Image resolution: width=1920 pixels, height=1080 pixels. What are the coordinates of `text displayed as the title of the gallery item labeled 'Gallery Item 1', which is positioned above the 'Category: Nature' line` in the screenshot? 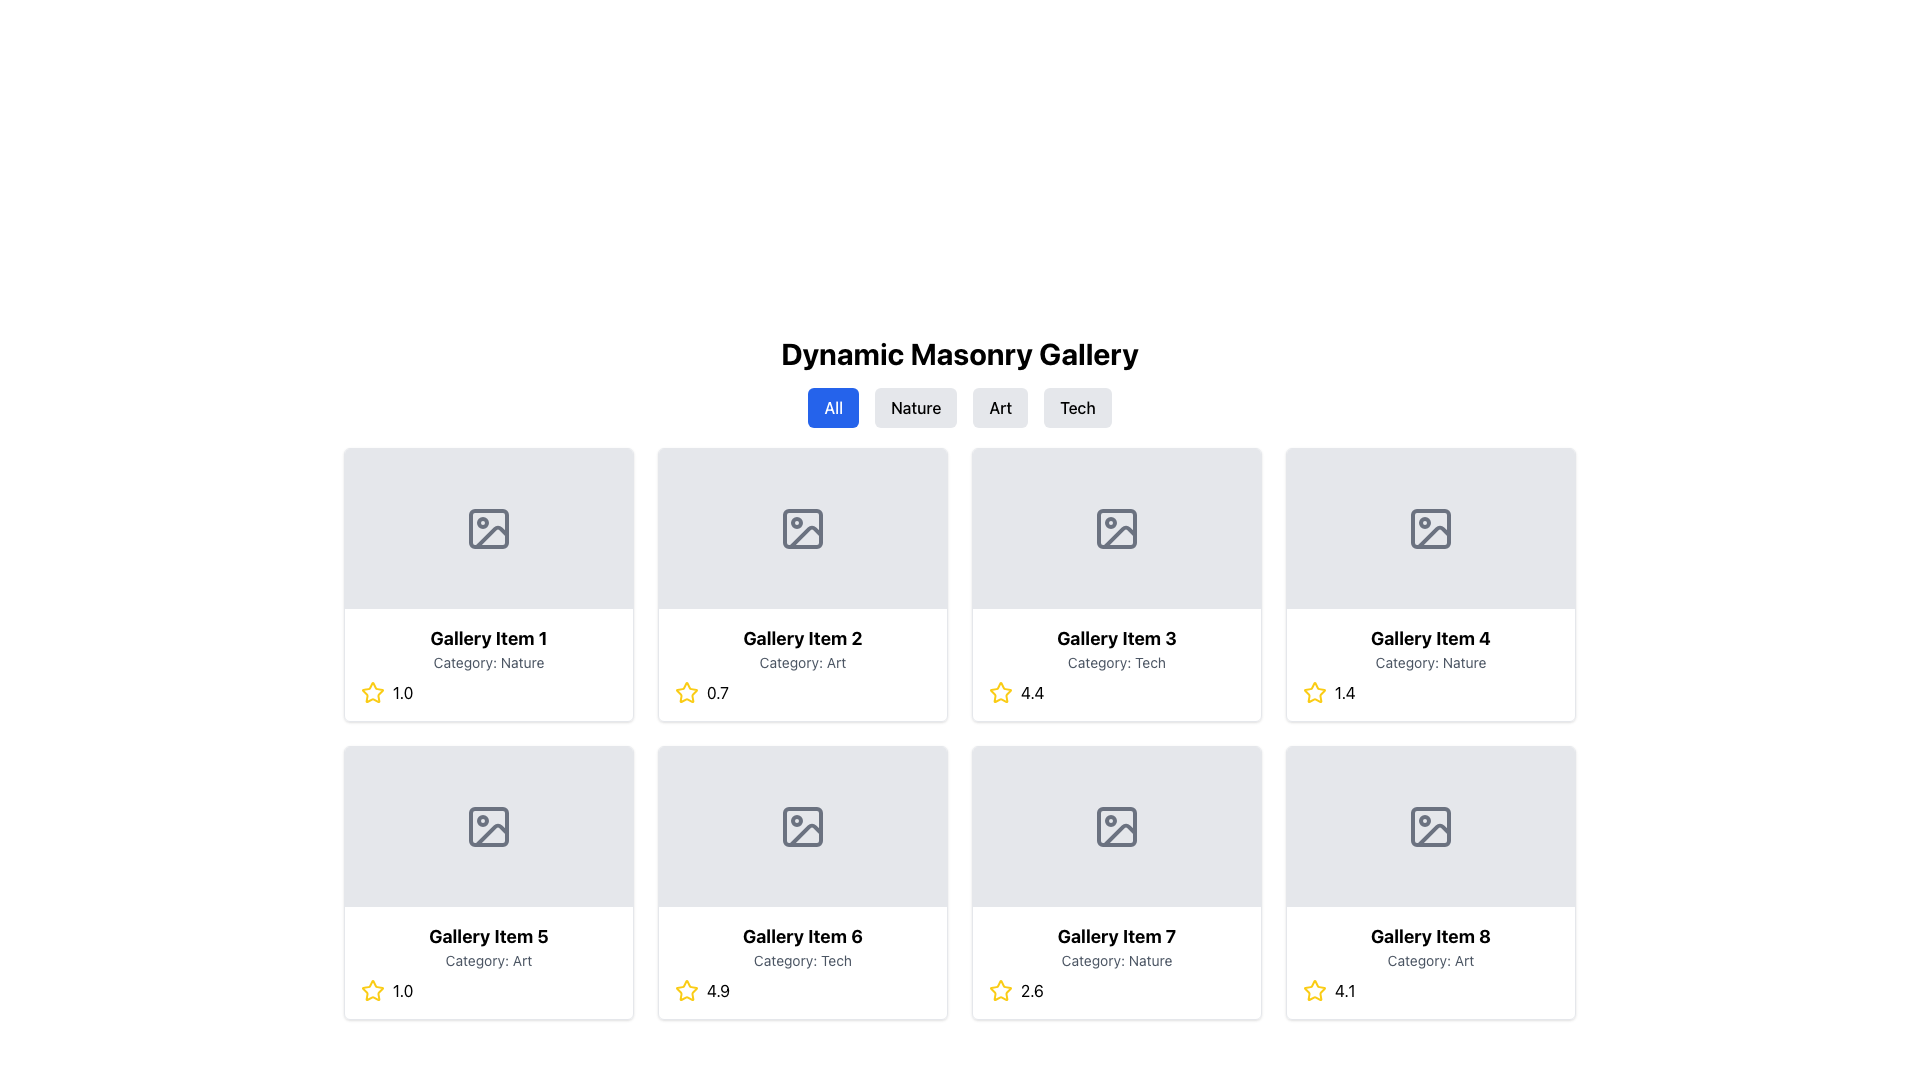 It's located at (489, 639).